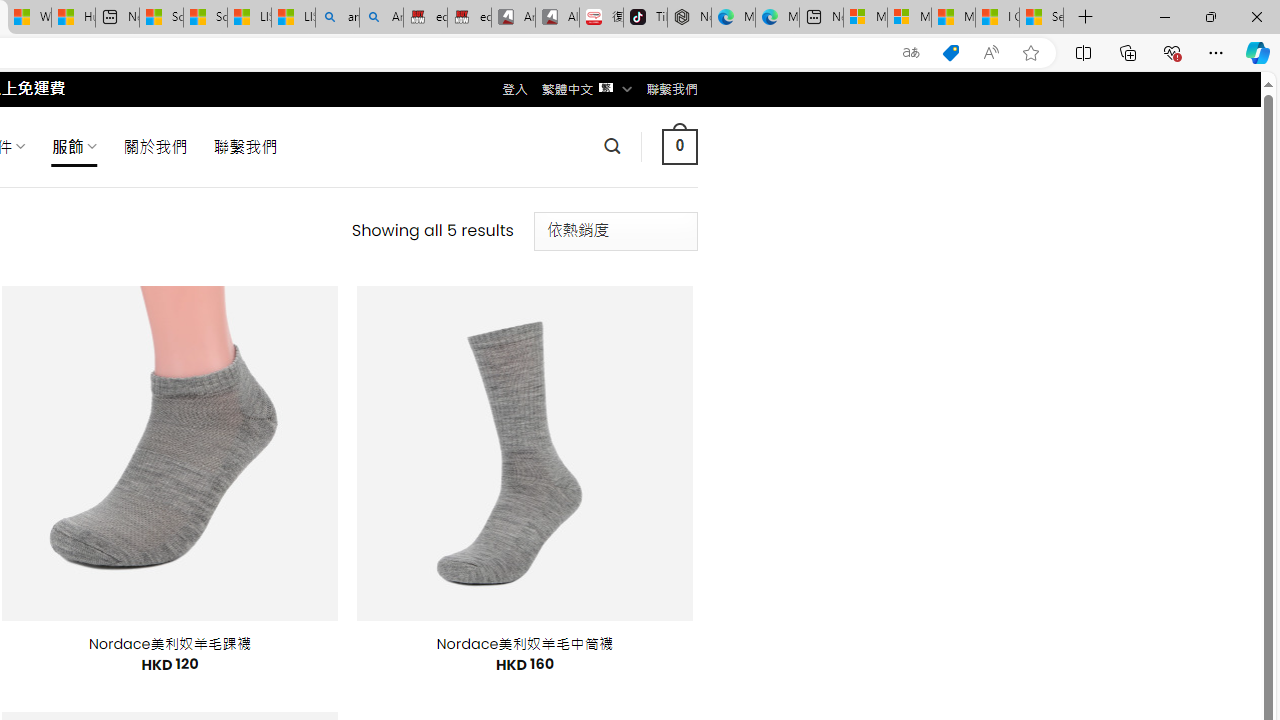  Describe the element at coordinates (645, 17) in the screenshot. I see `'TikTok'` at that location.